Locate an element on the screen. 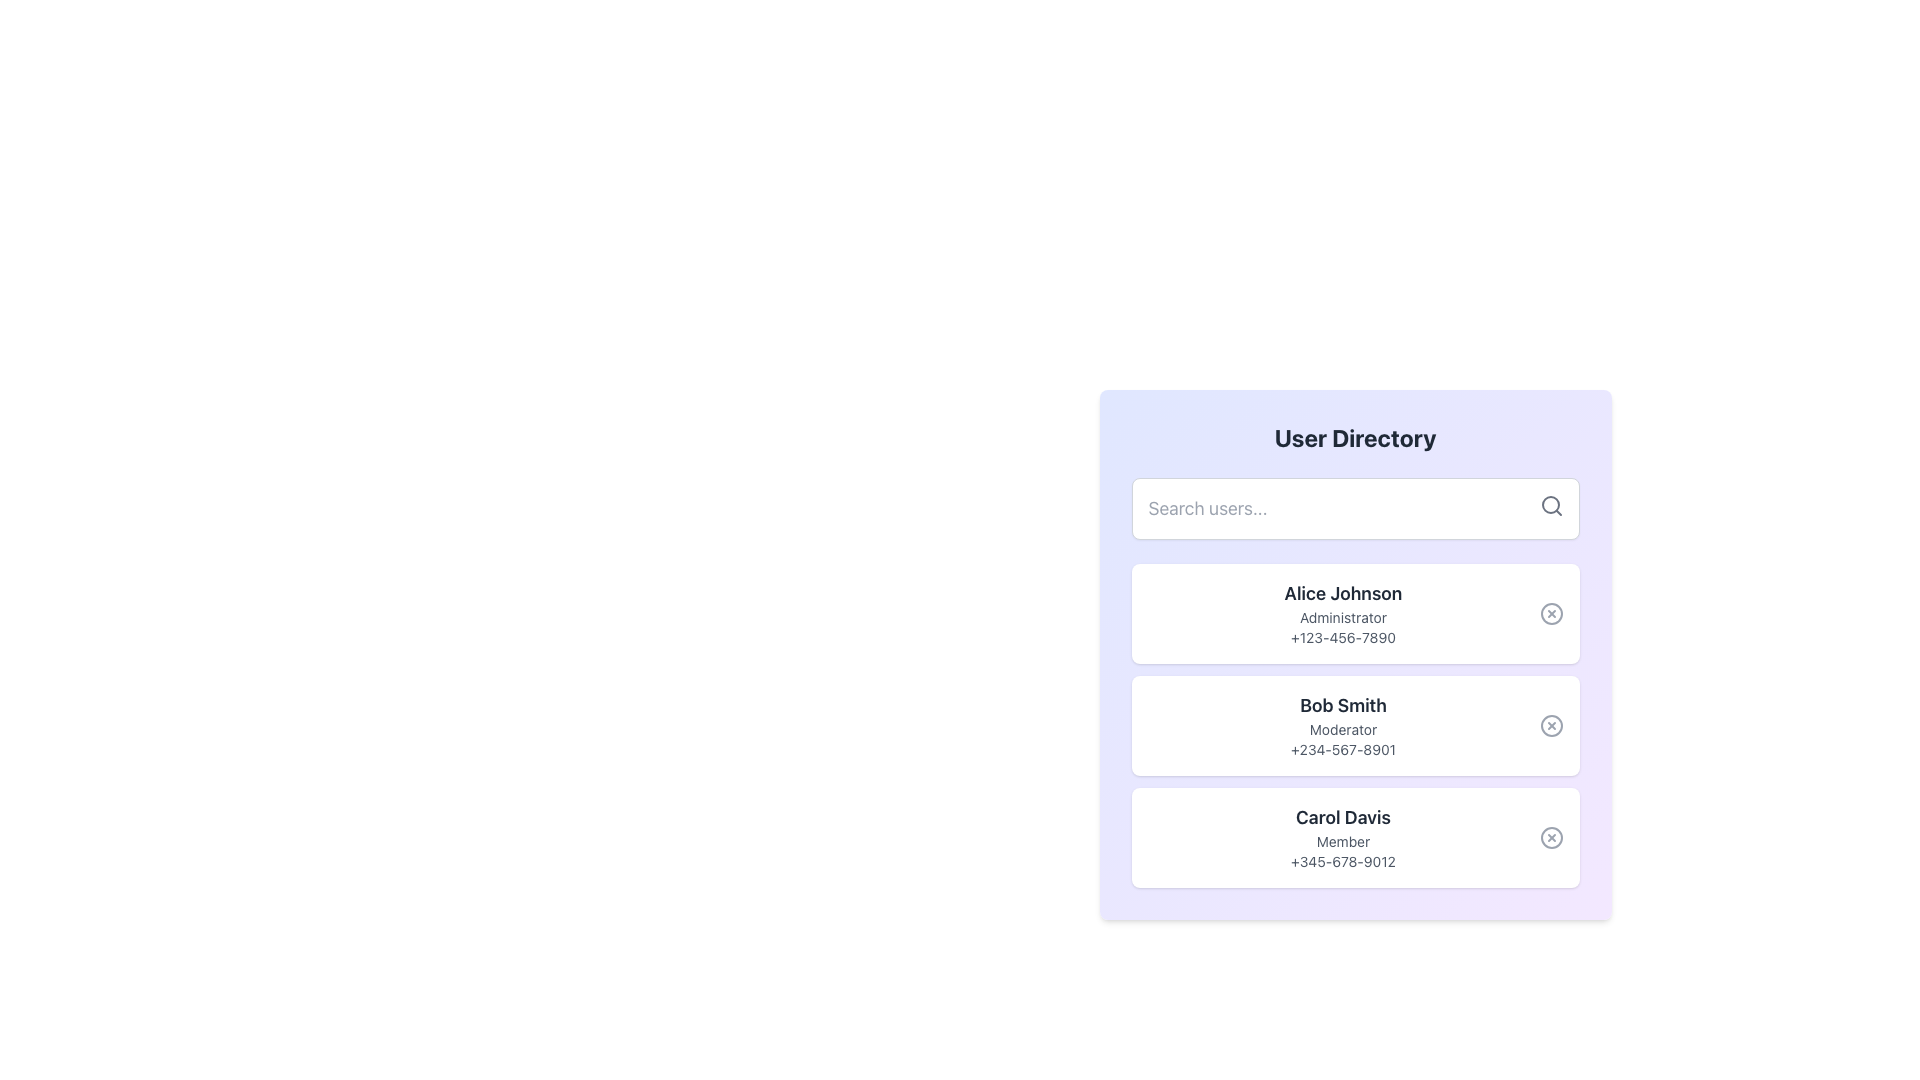 The height and width of the screenshot is (1080, 1920). the label indicating that Bob Smith is a 'Moderator', which is located directly below his name and above his phone number in the user directory is located at coordinates (1343, 729).